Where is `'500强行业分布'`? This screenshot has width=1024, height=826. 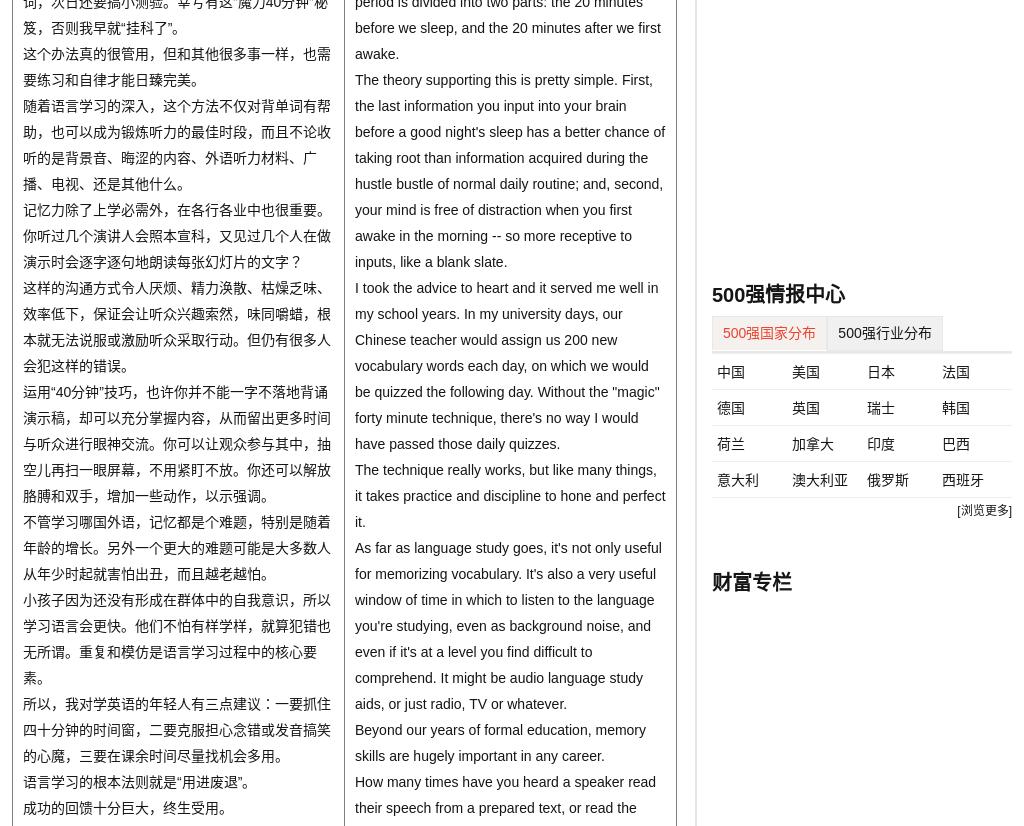 '500强行业分布' is located at coordinates (884, 331).